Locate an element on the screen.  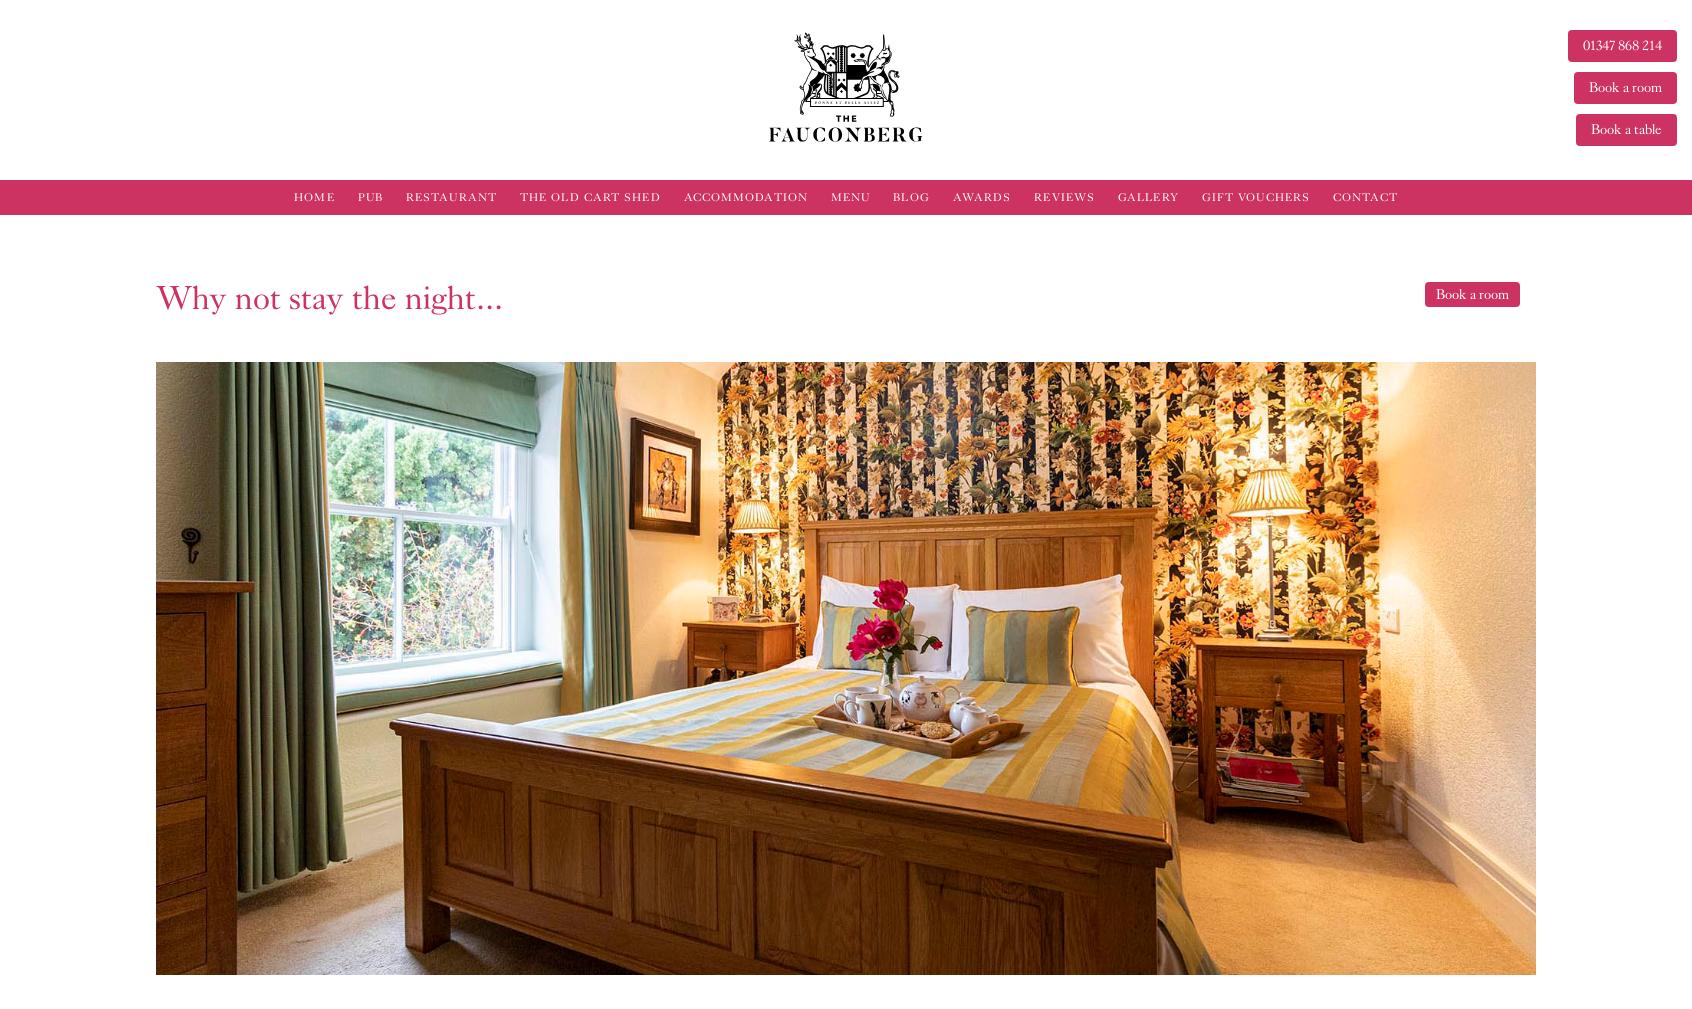
'Restaurant' is located at coordinates (405, 196).